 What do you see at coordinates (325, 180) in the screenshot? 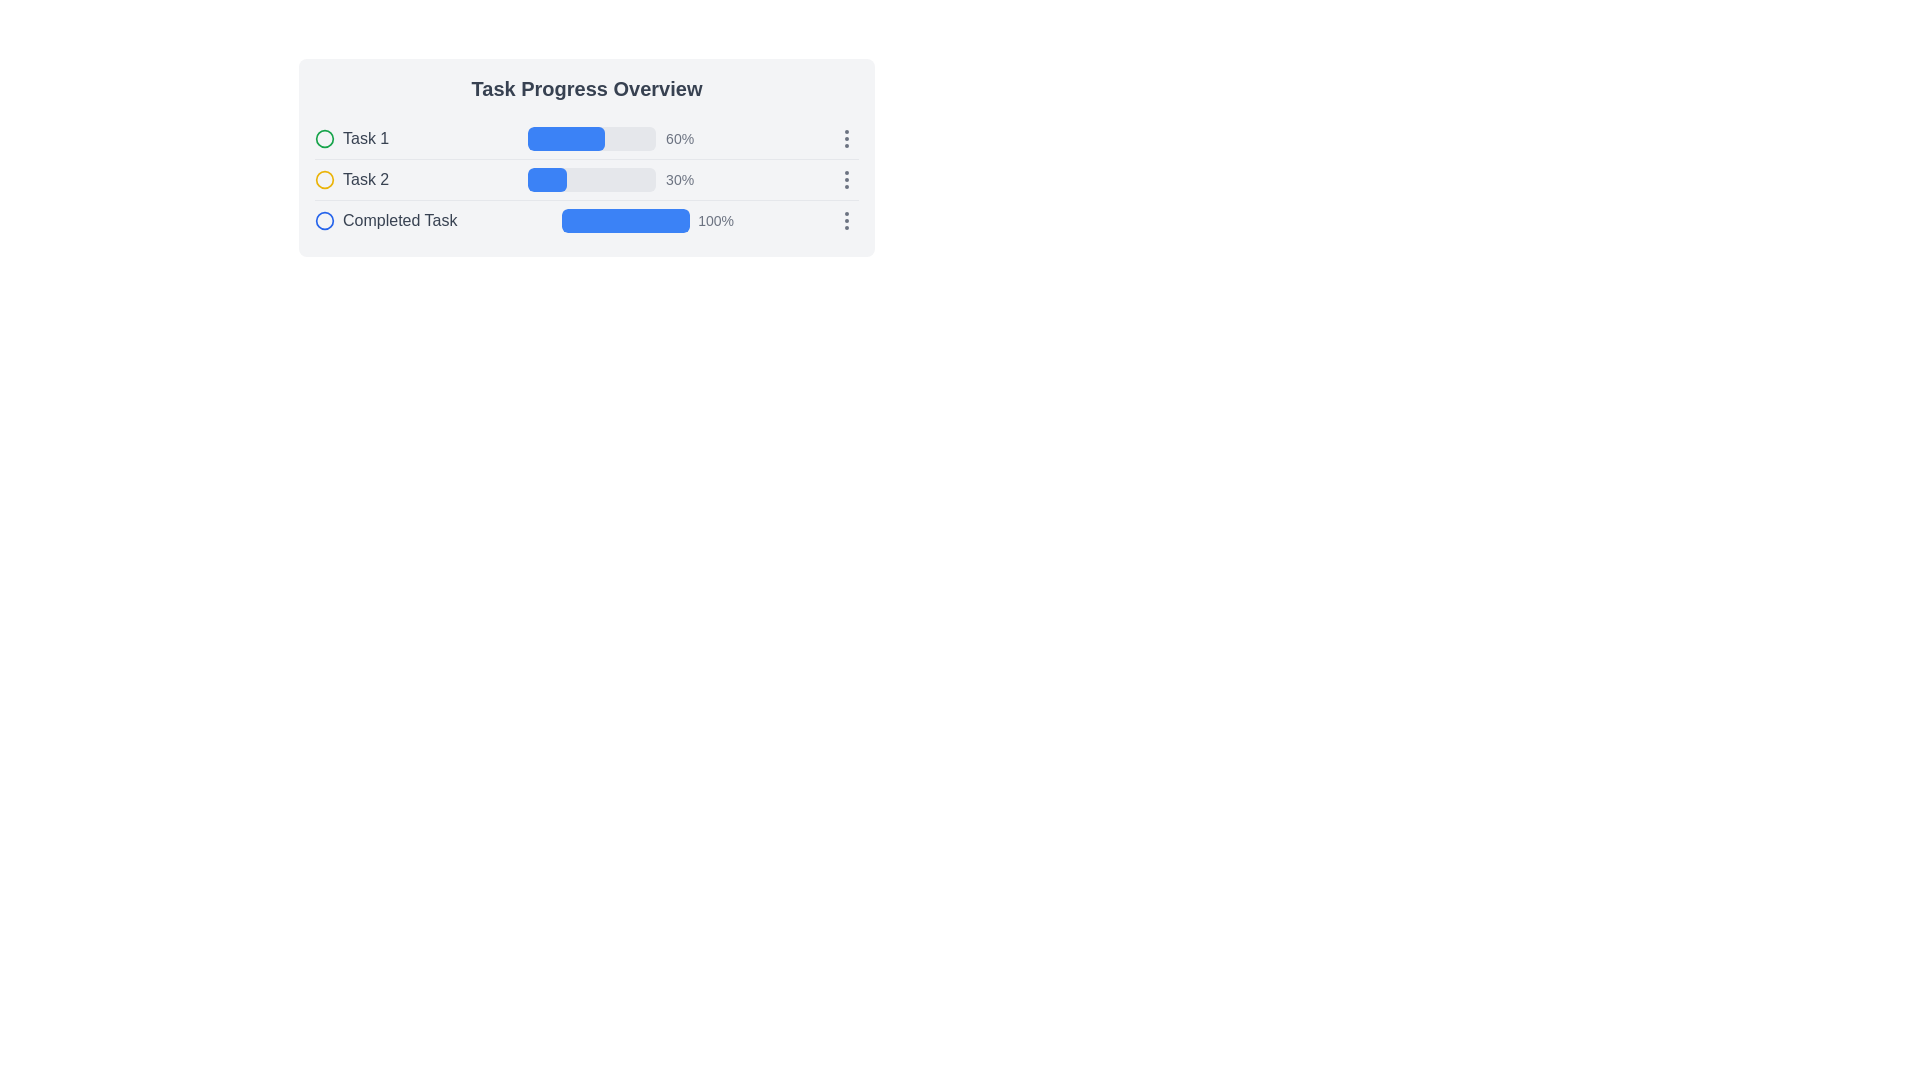
I see `the second circular indicator associated with 'Task 2' to visually signify its status` at bounding box center [325, 180].